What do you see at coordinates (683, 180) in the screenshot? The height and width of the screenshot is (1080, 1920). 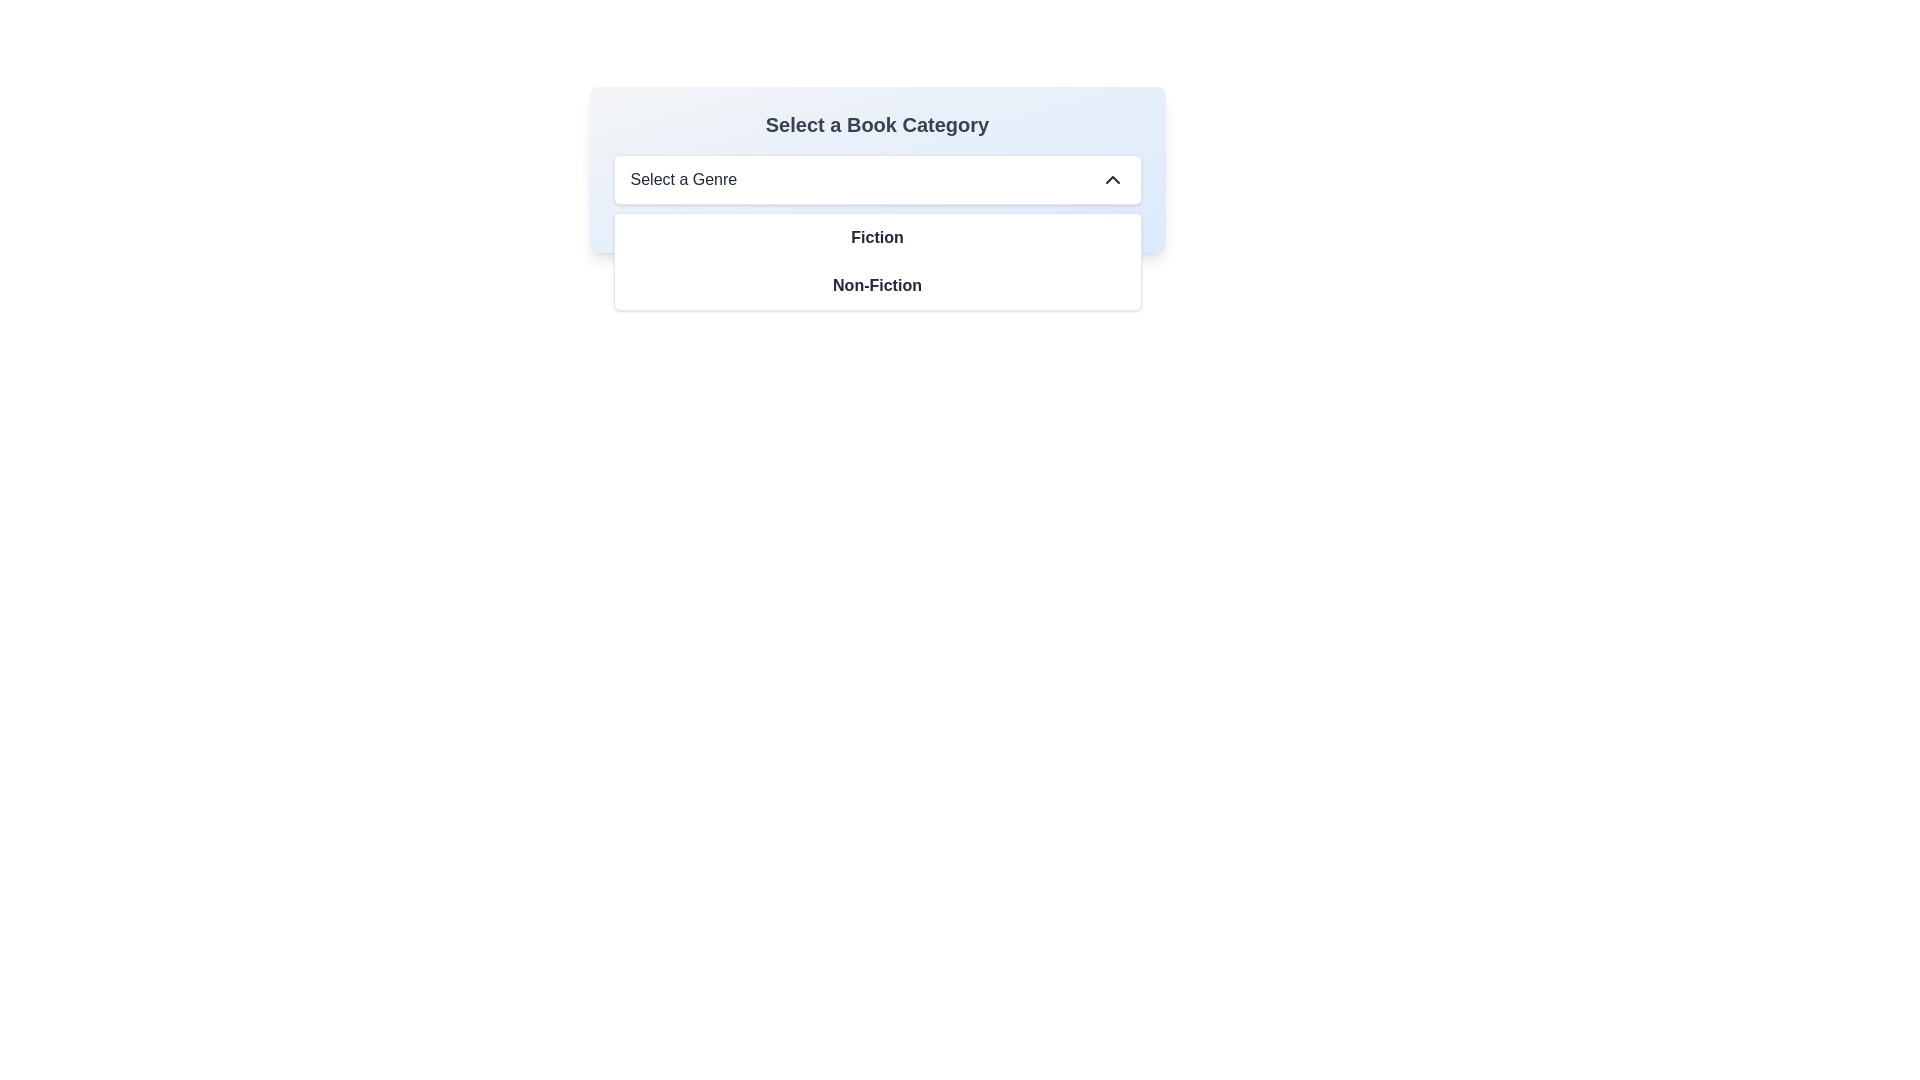 I see `the static text 'Select a Genre' located at the top-left of the dropdown menu` at bounding box center [683, 180].